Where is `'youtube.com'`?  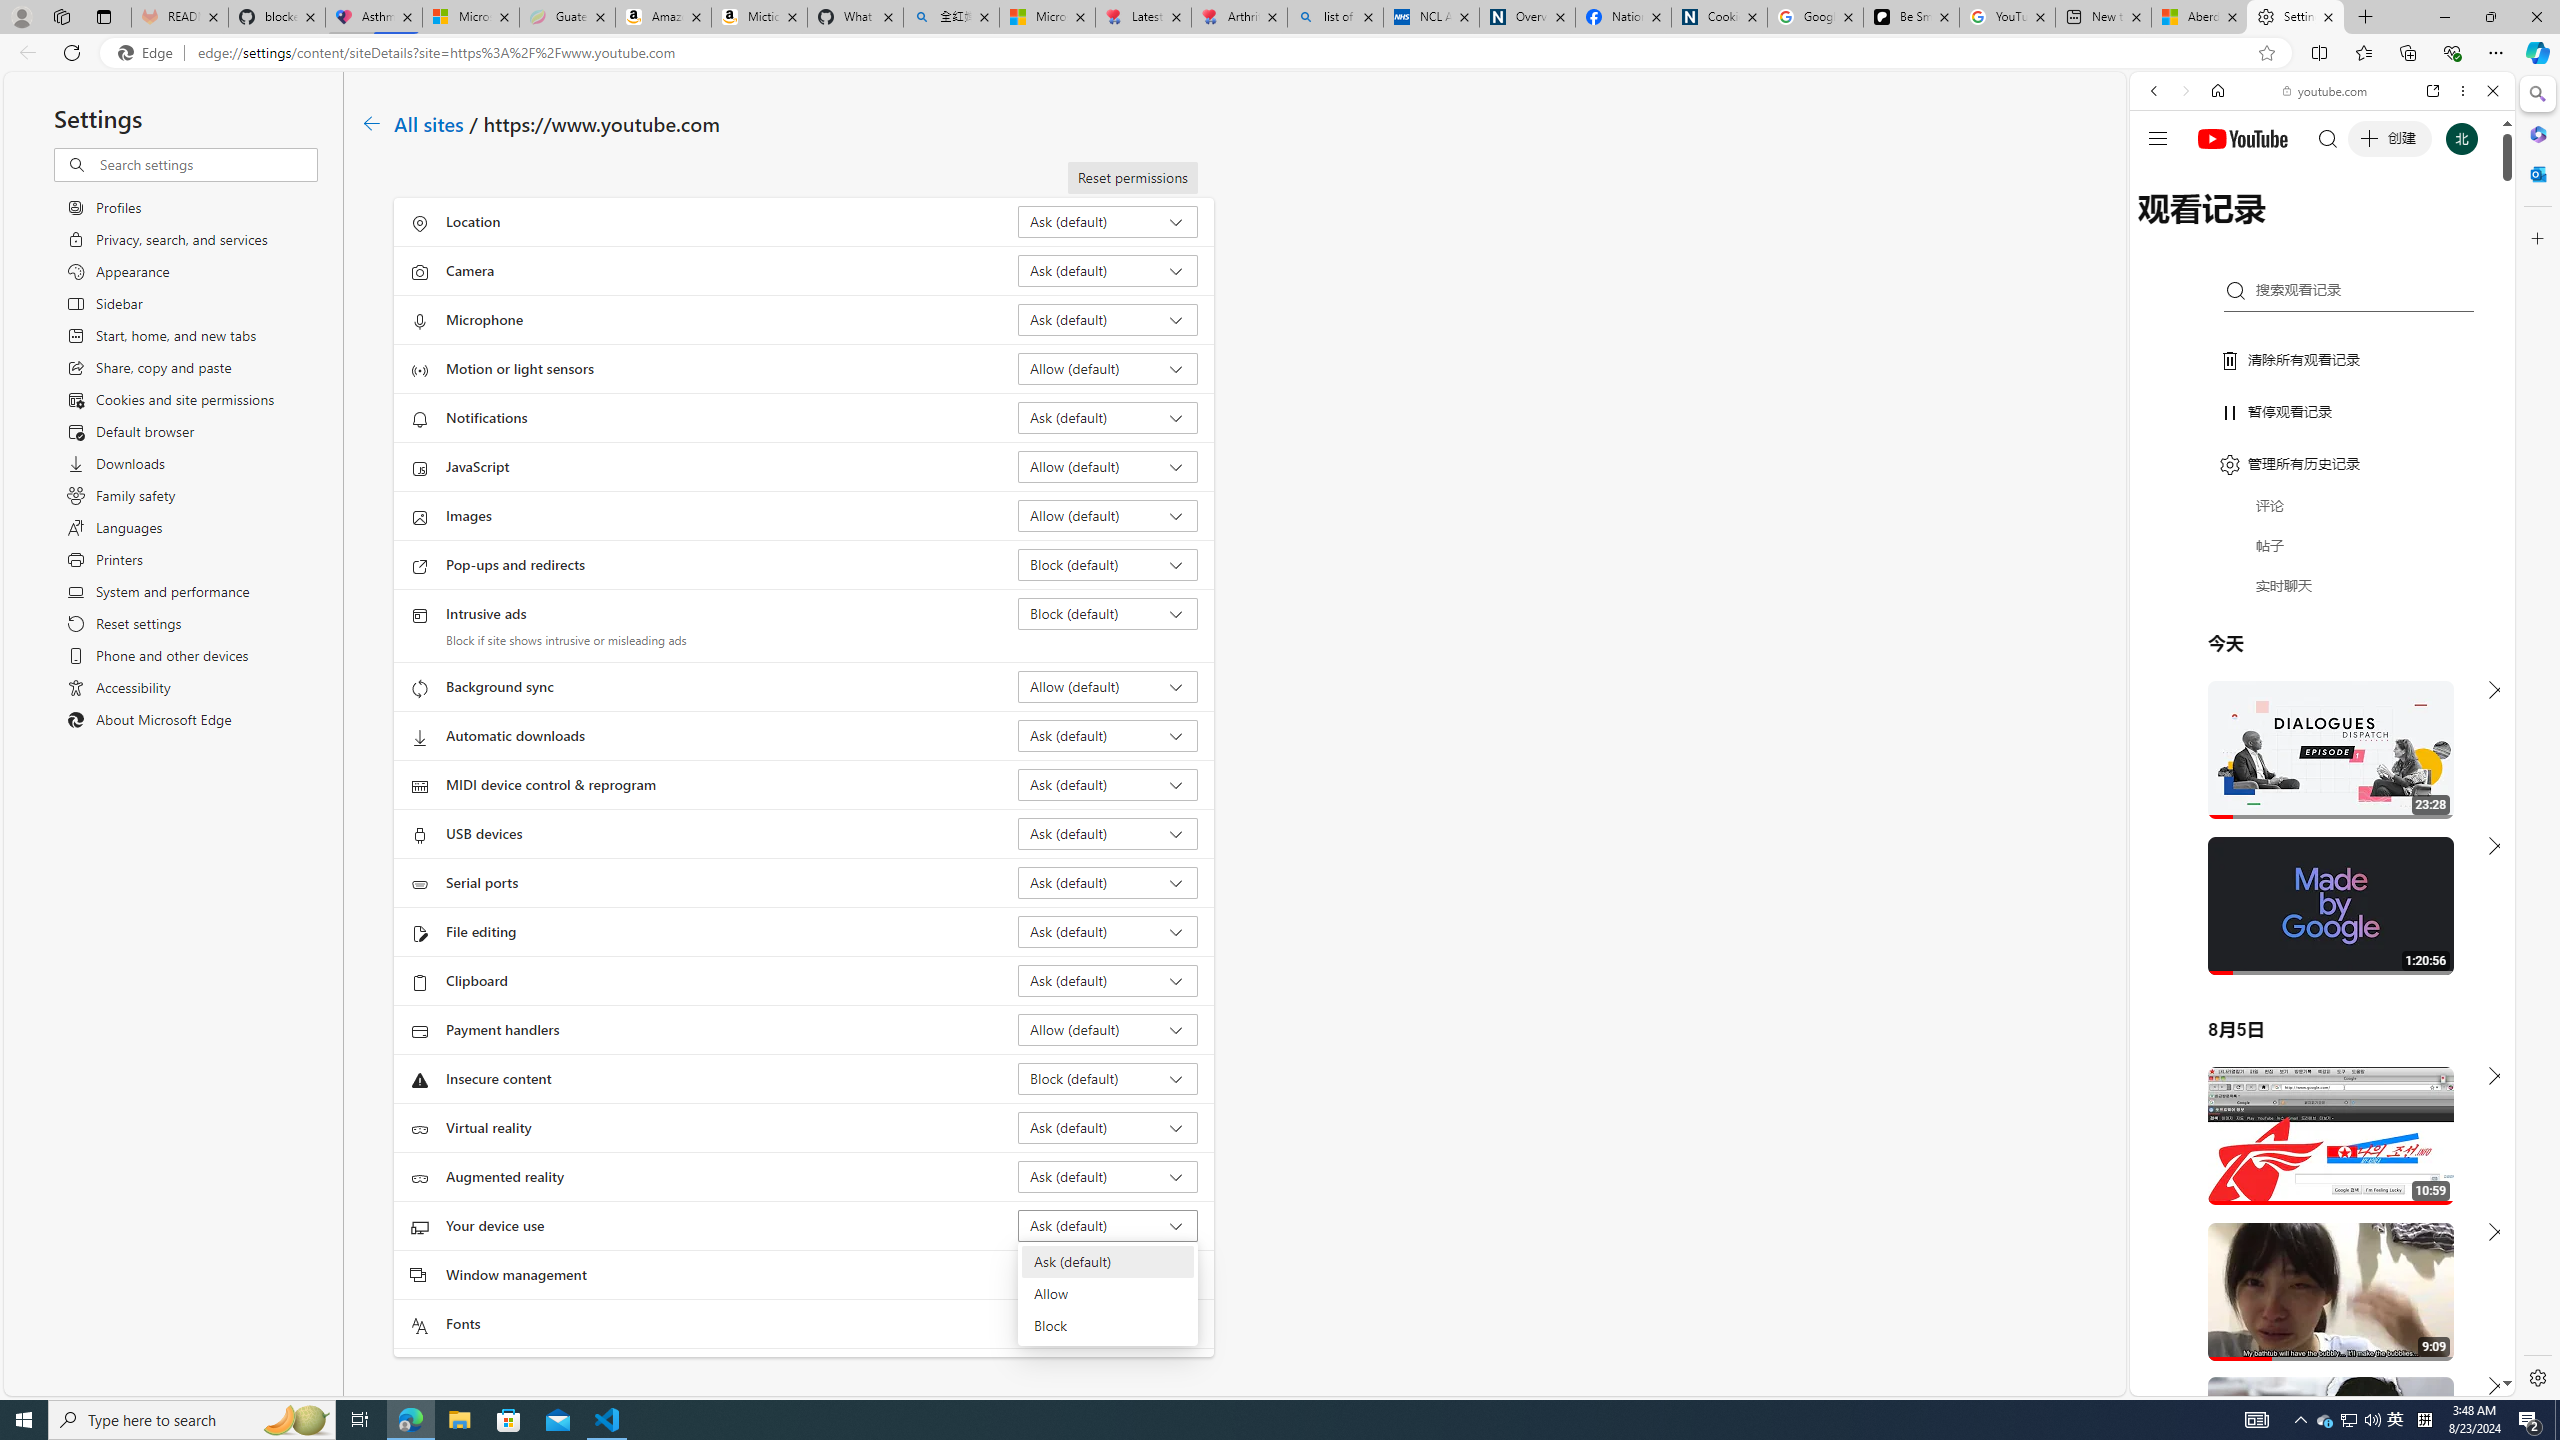
'youtube.com' is located at coordinates (2324, 91).